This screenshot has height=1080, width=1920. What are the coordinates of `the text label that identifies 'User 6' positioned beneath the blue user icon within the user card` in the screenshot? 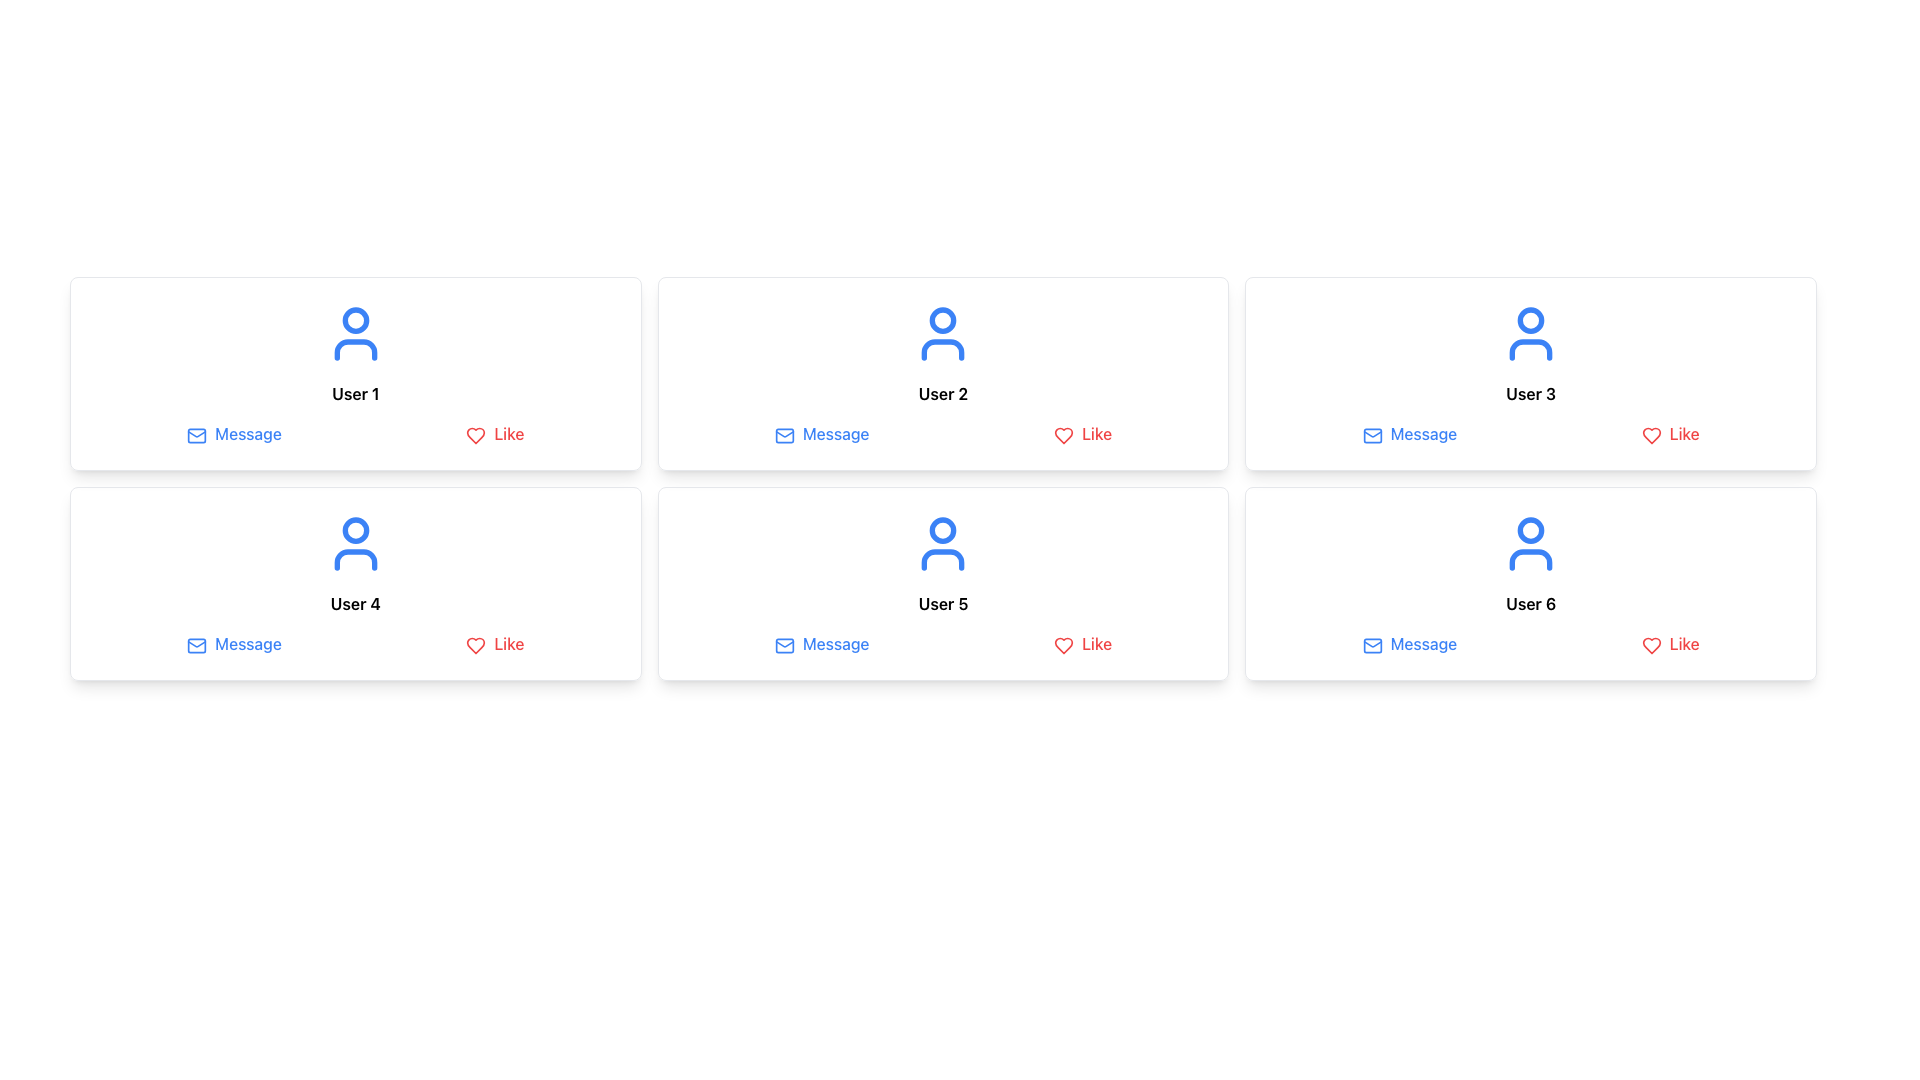 It's located at (1530, 603).